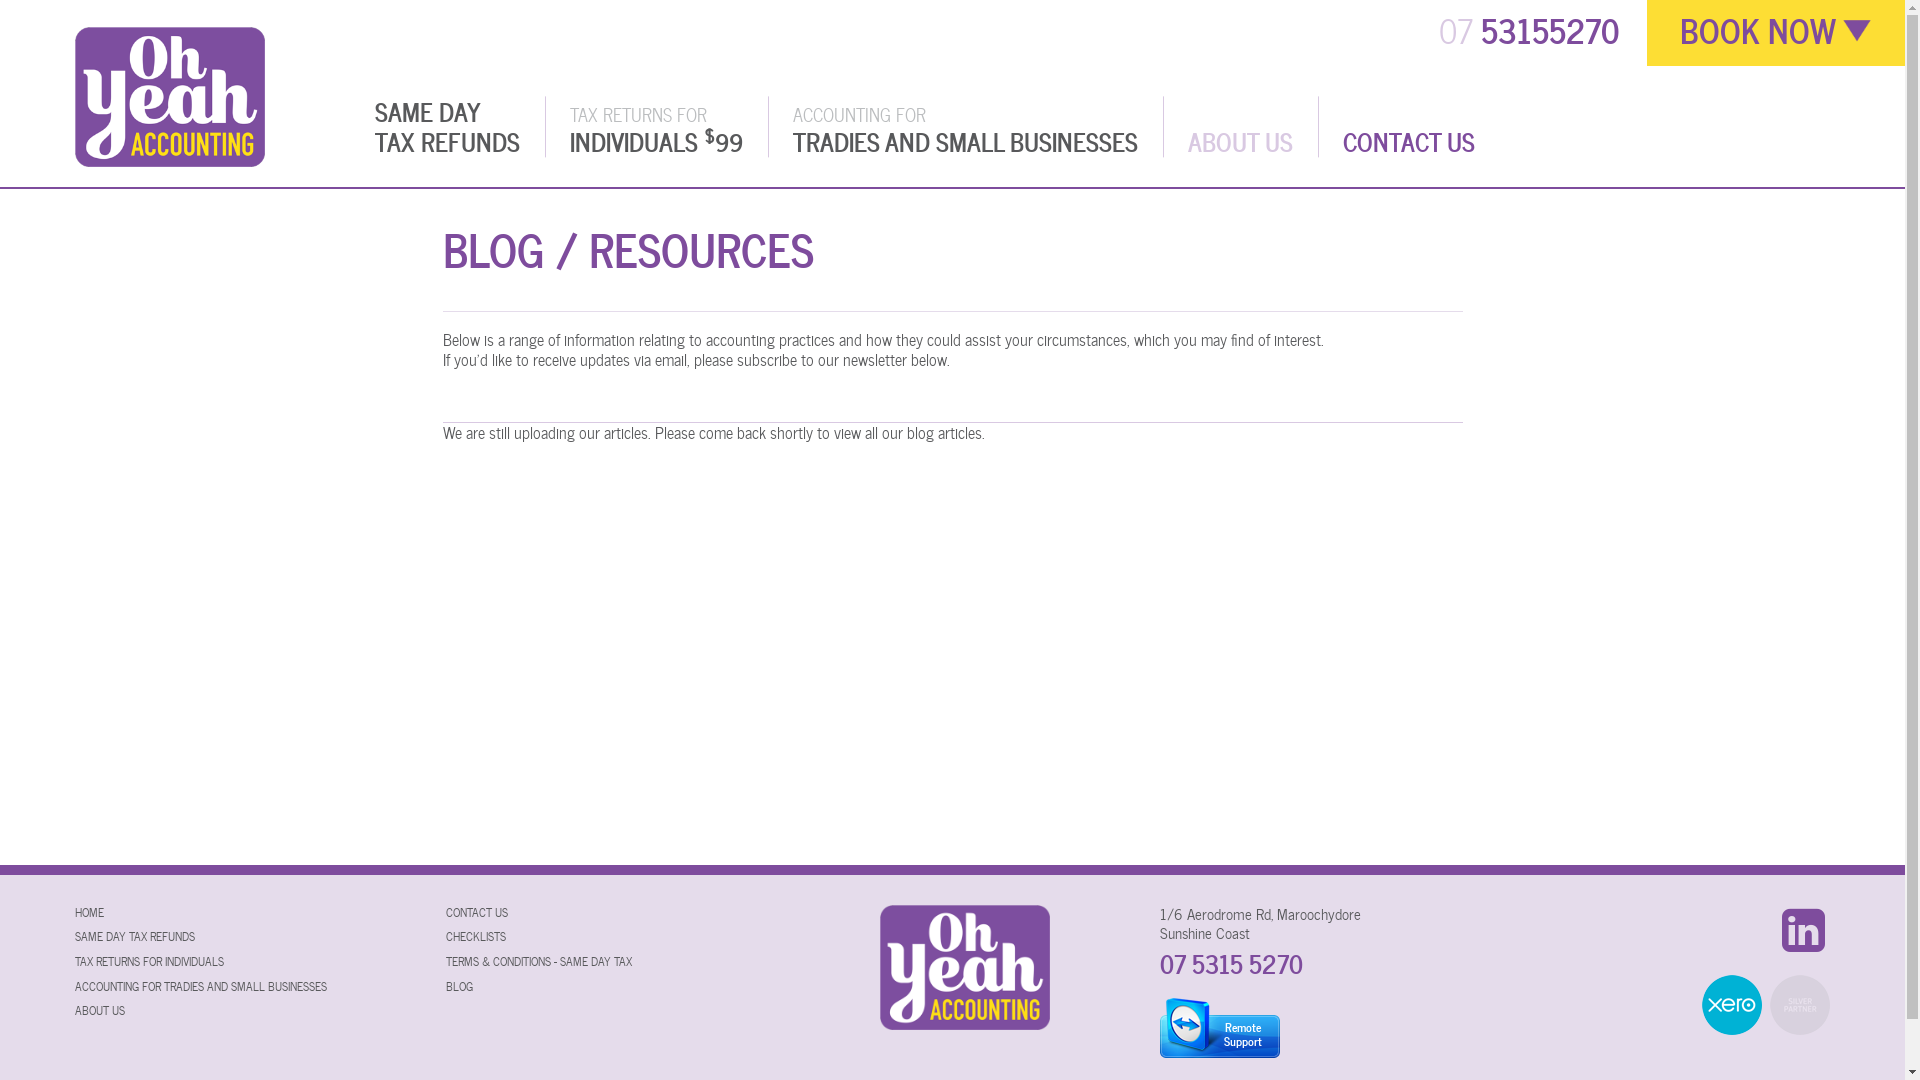  Describe the element at coordinates (1218, 1028) in the screenshot. I see `'TeamViewer for Remote Support'` at that location.